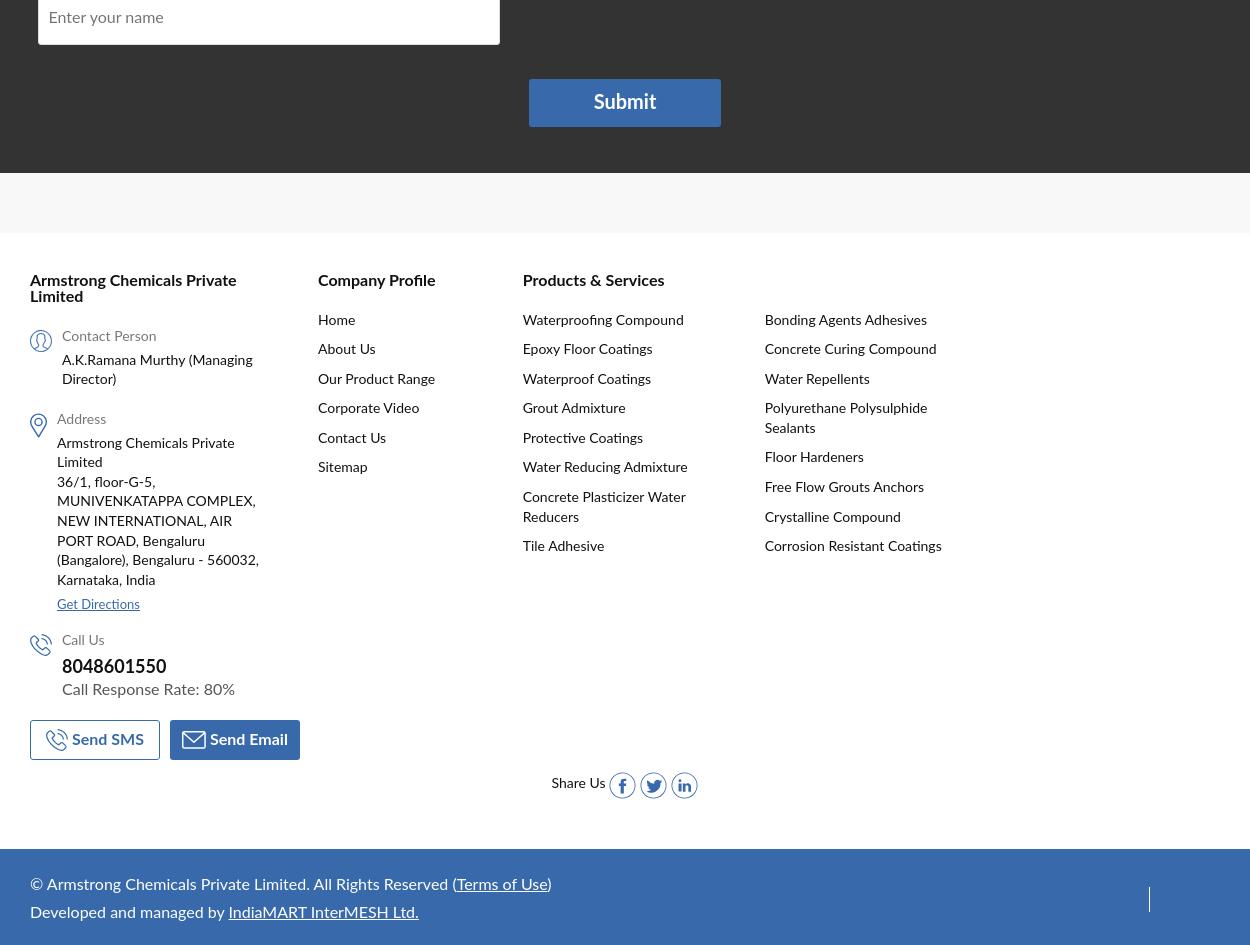 This screenshot has width=1250, height=945. What do you see at coordinates (335, 319) in the screenshot?
I see `'Home'` at bounding box center [335, 319].